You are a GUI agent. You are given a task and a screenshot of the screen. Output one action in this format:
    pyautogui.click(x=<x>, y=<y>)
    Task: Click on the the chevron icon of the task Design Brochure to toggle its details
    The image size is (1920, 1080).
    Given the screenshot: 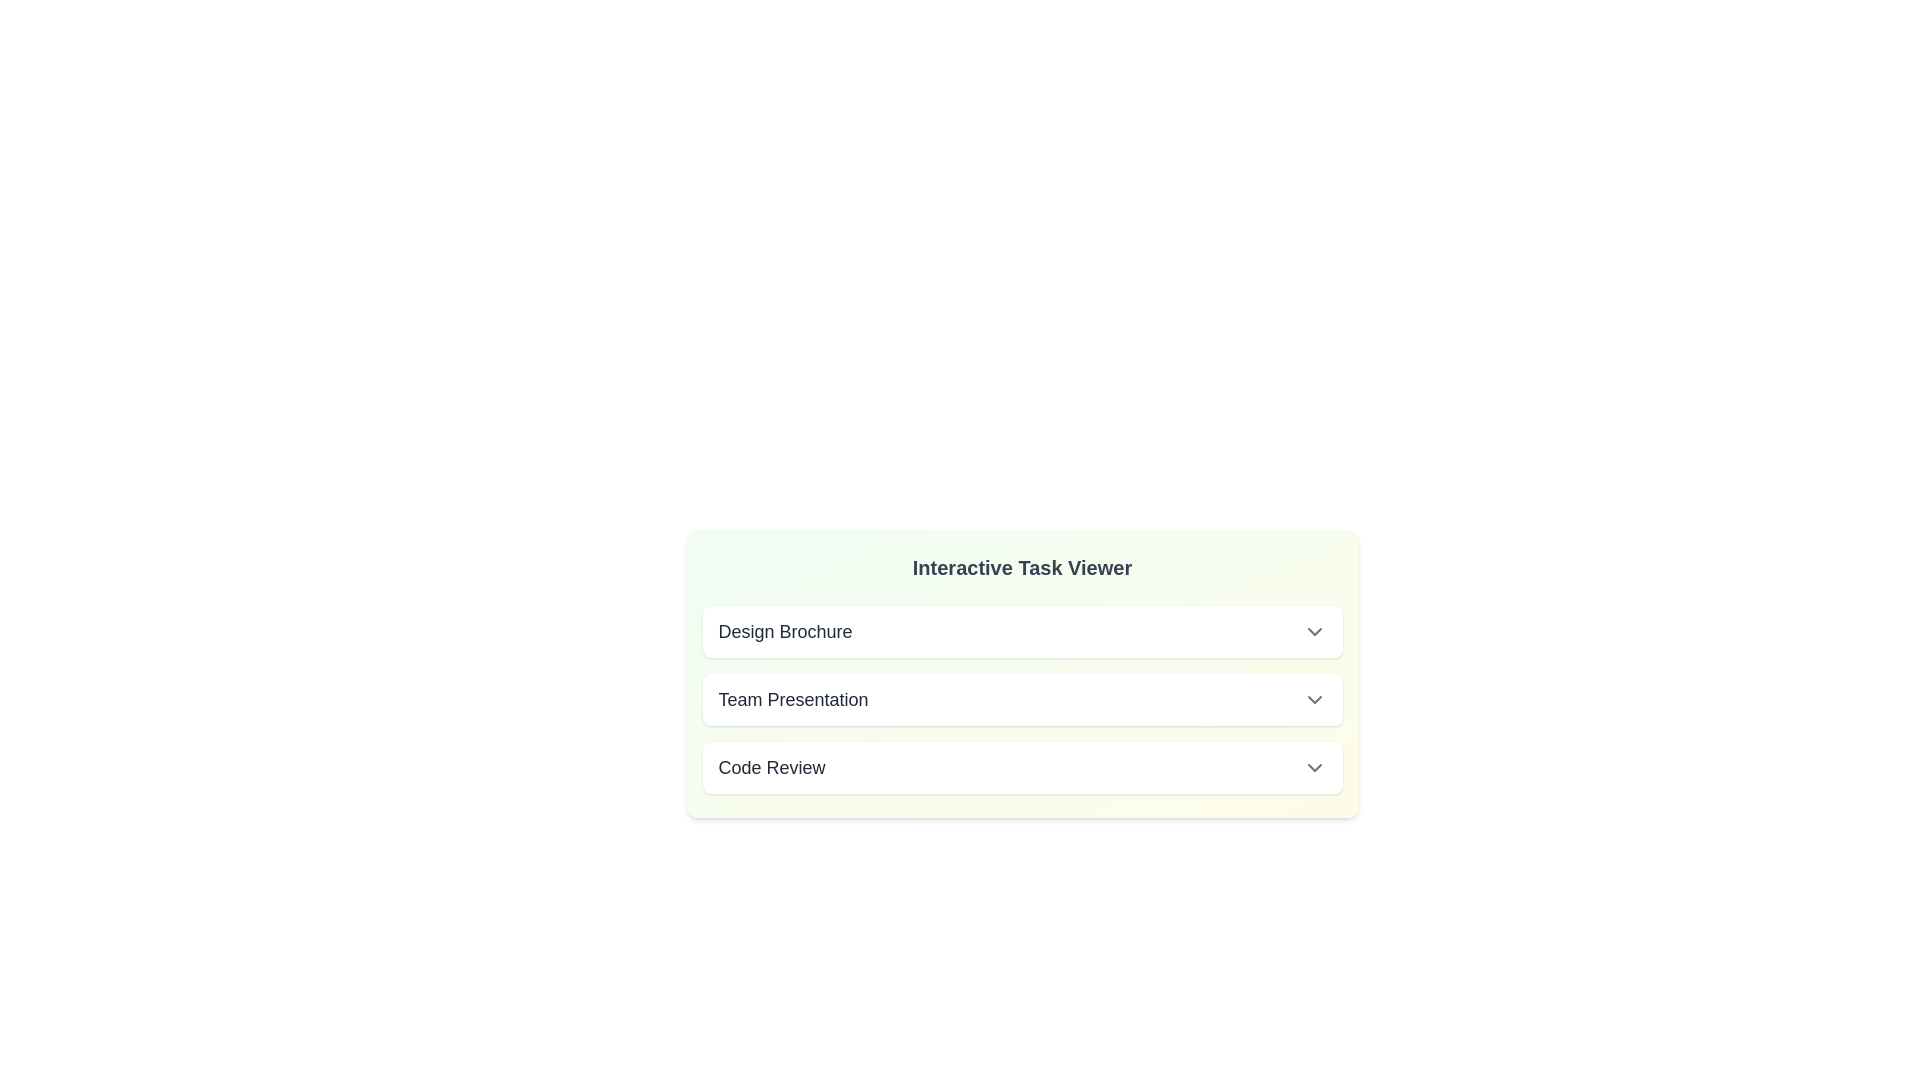 What is the action you would take?
    pyautogui.click(x=1314, y=632)
    